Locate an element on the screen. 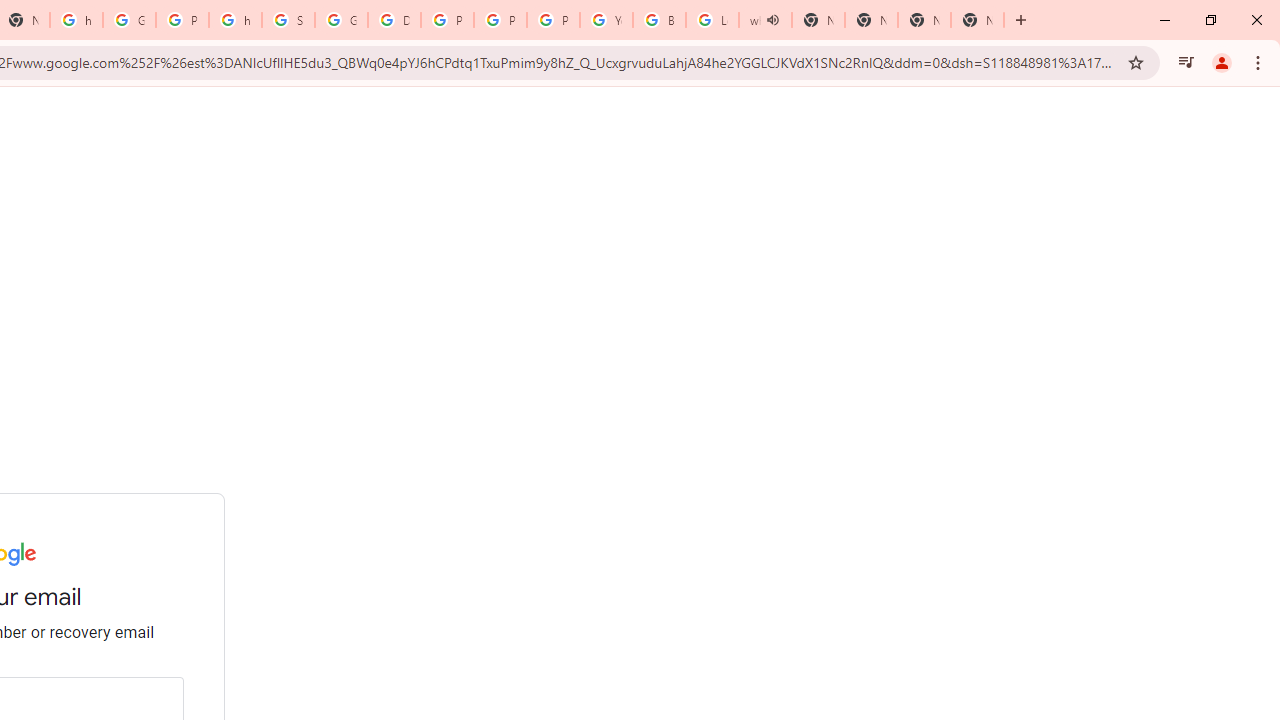 The image size is (1280, 720). 'YouTube' is located at coordinates (605, 20).